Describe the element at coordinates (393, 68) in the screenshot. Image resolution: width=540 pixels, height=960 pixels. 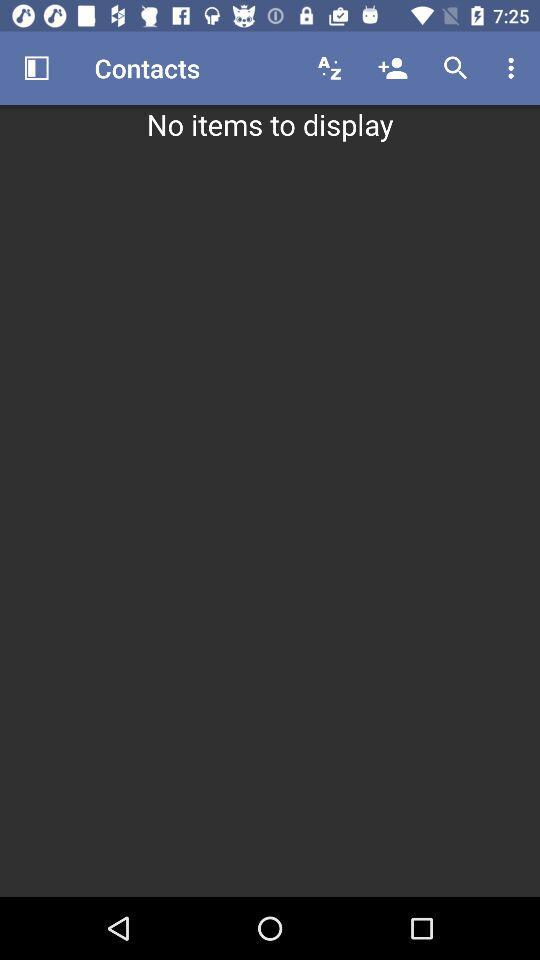
I see `icon above no items to icon` at that location.